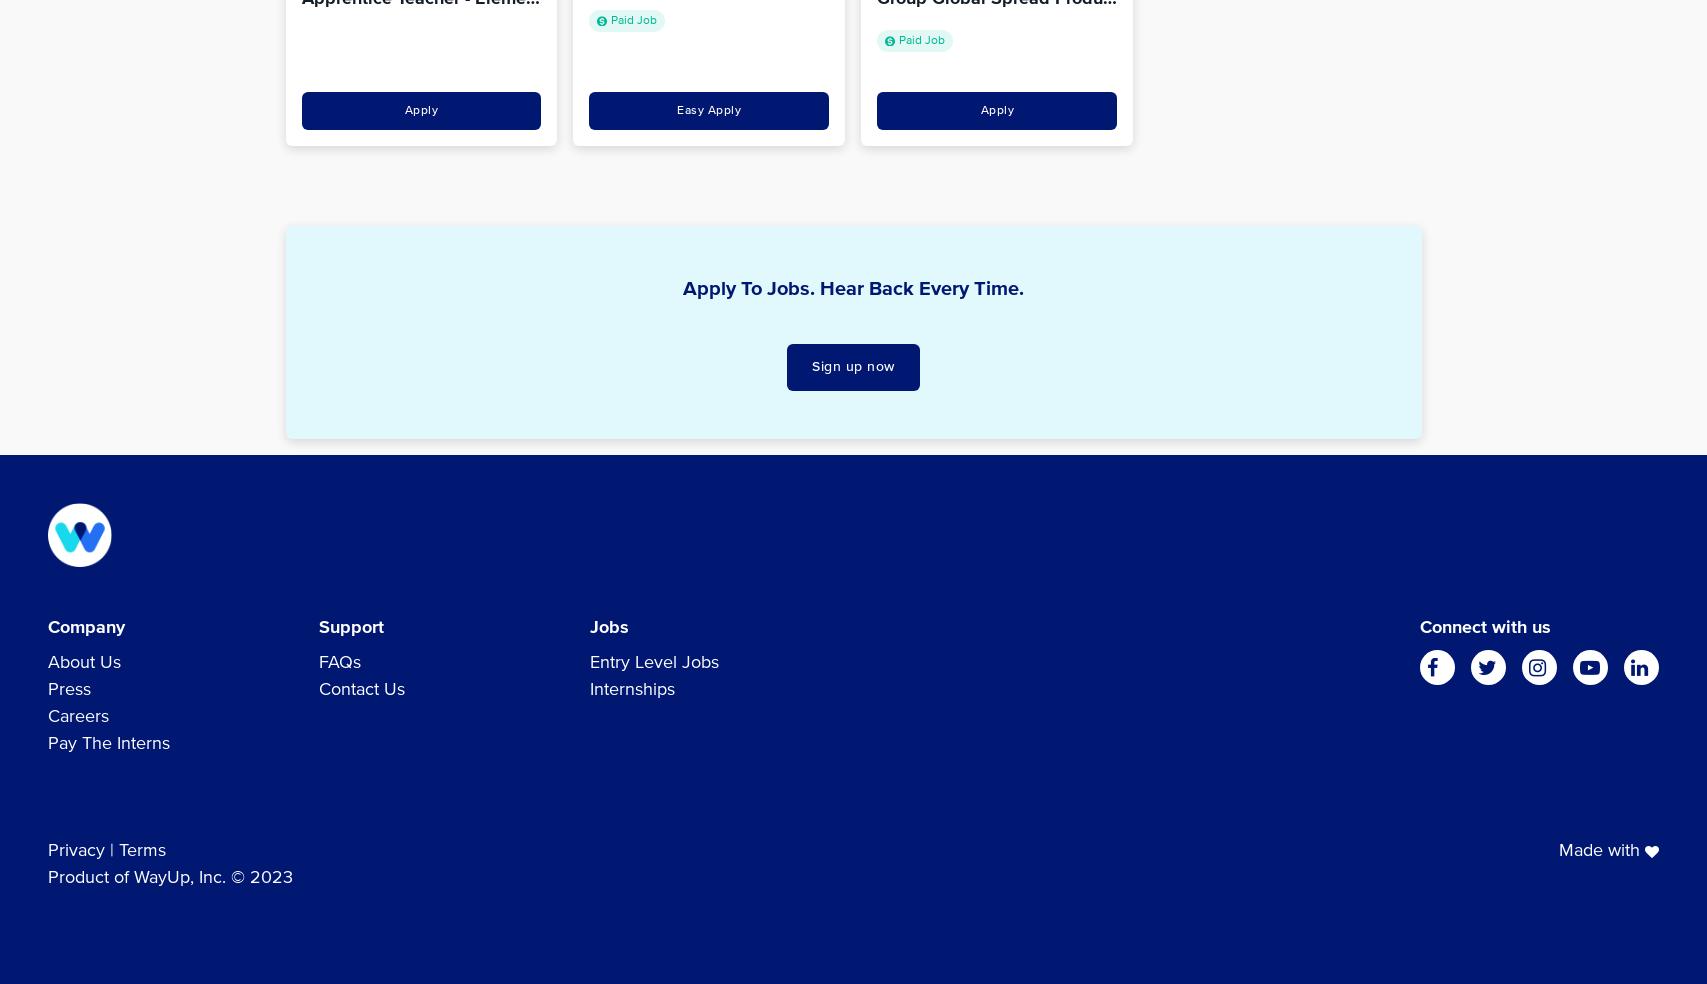 This screenshot has width=1707, height=984. Describe the element at coordinates (708, 109) in the screenshot. I see `'Easy Apply'` at that location.